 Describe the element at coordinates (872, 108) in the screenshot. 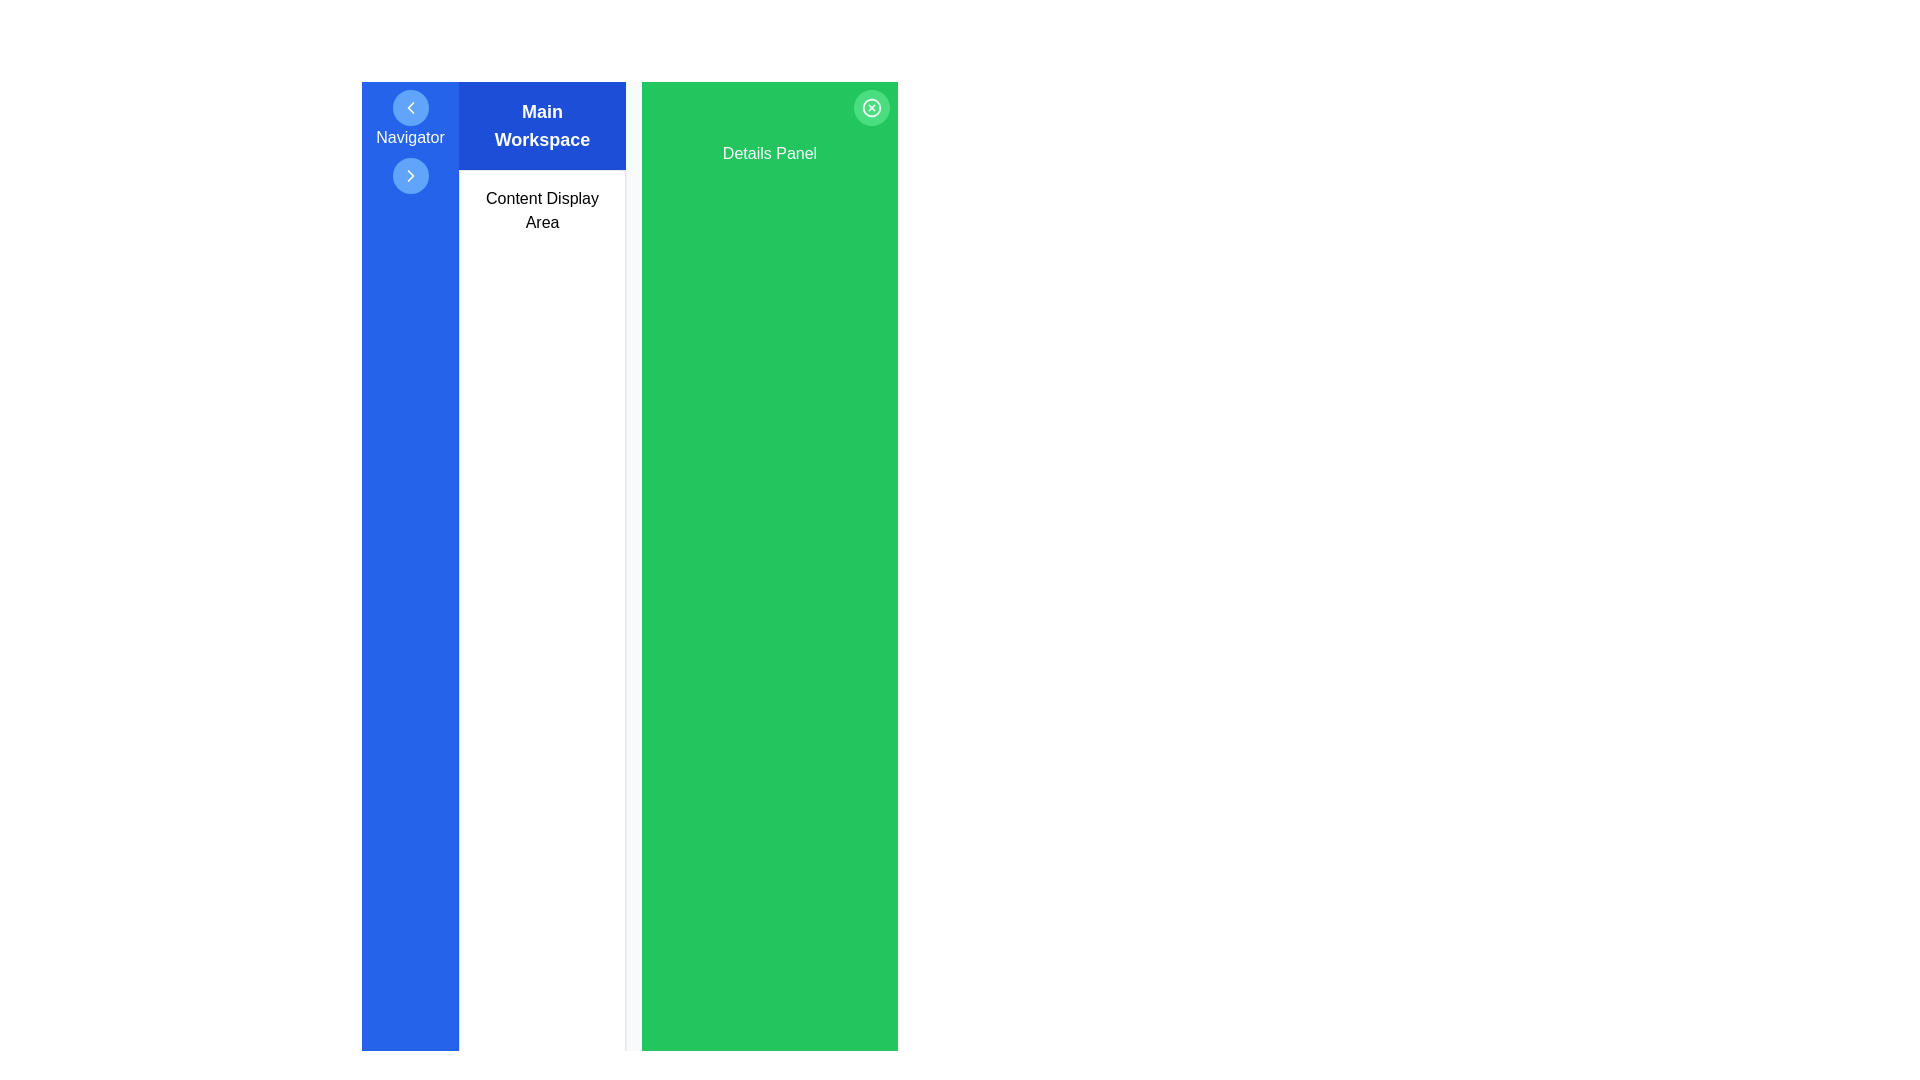

I see `the close button represented by the circular outline within the green-colored details panel, located at the top-right corner of the panel` at that location.